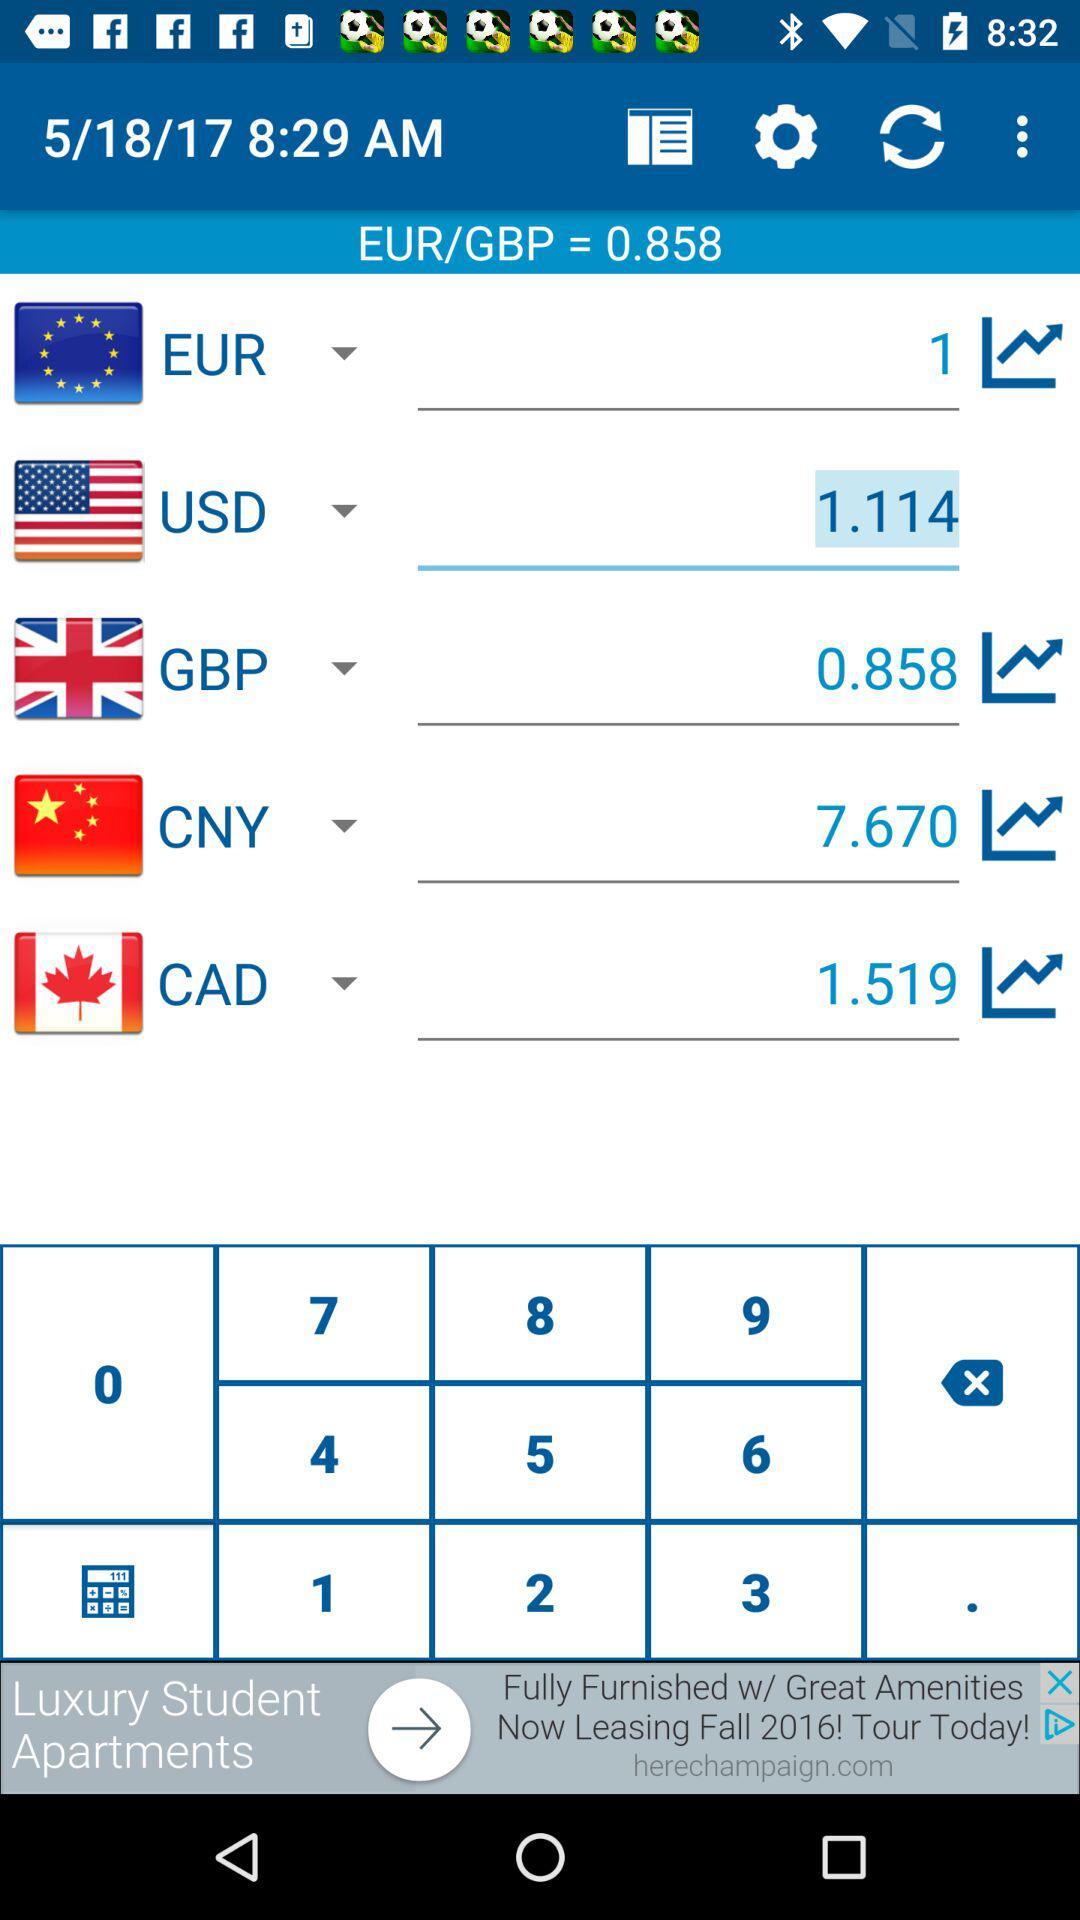 The width and height of the screenshot is (1080, 1920). Describe the element at coordinates (1022, 667) in the screenshot. I see `gbp` at that location.